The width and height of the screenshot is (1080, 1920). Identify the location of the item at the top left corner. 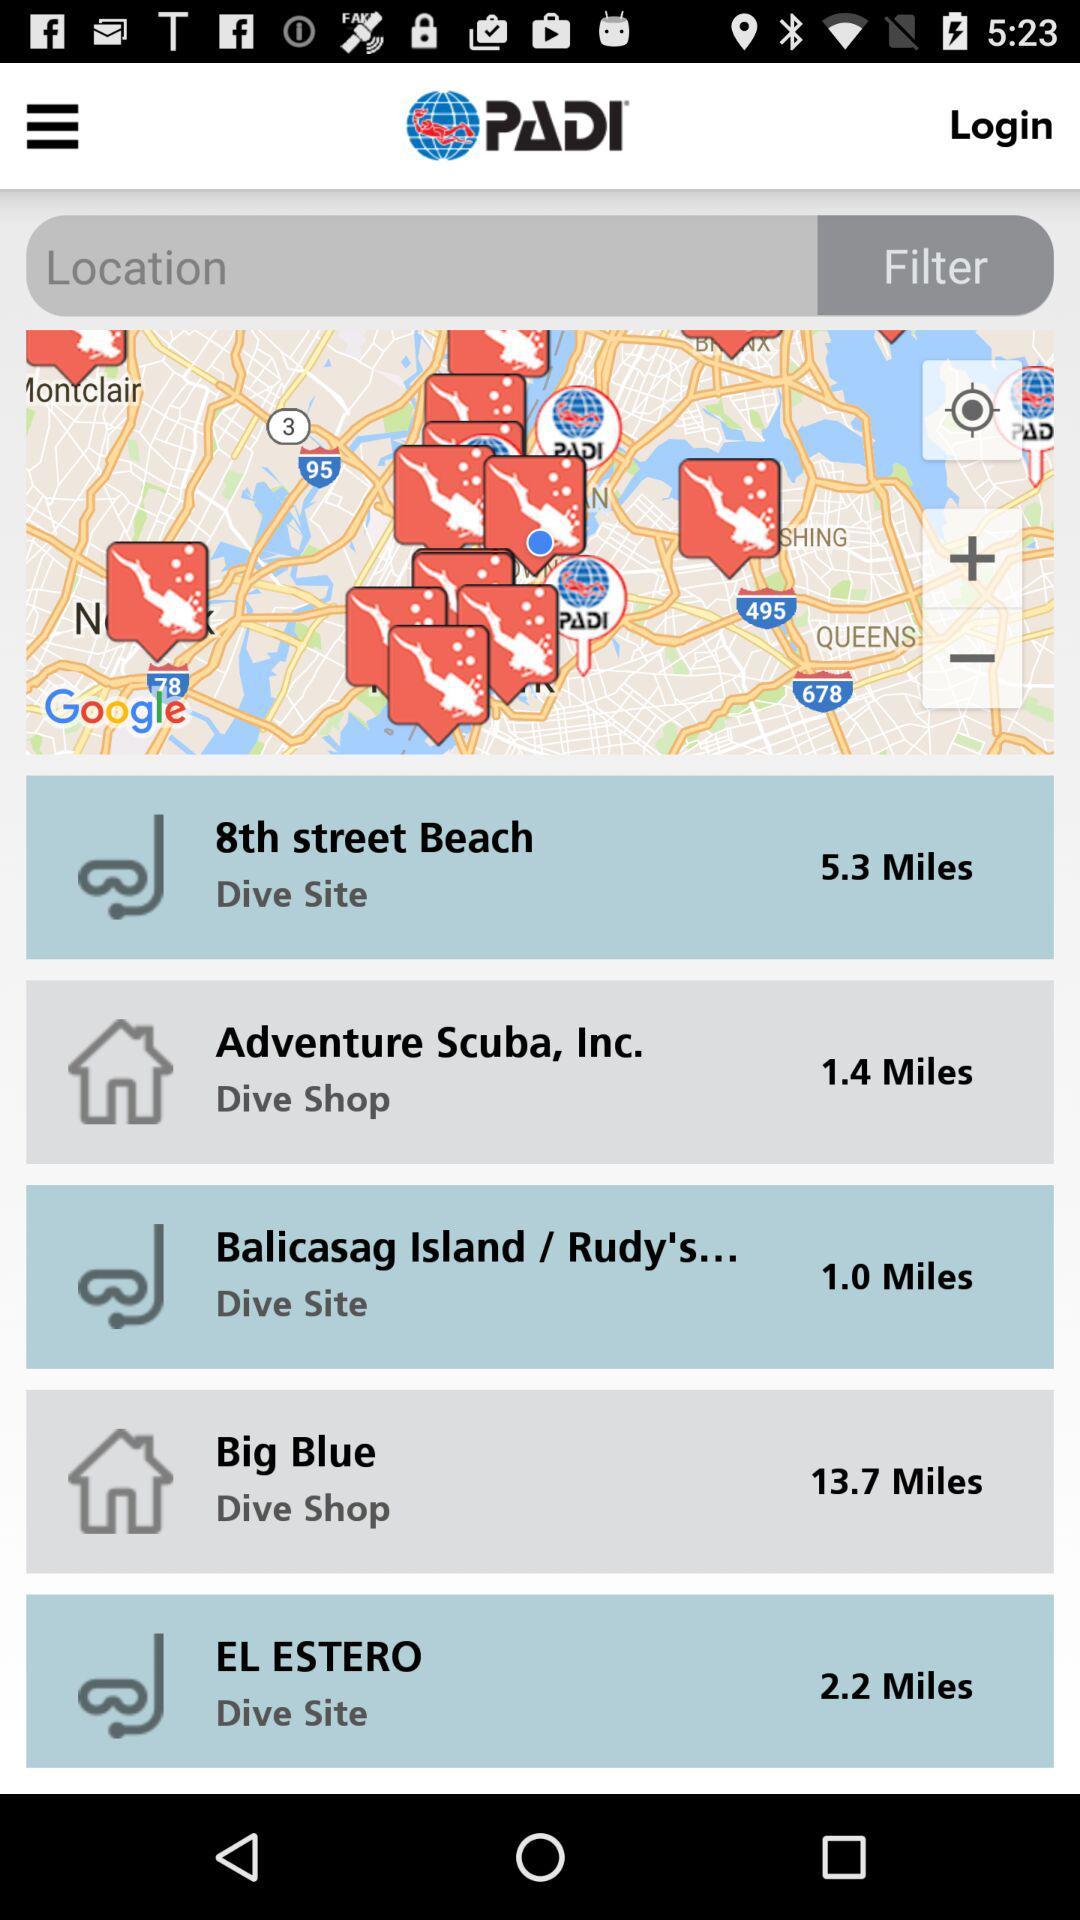
(51, 124).